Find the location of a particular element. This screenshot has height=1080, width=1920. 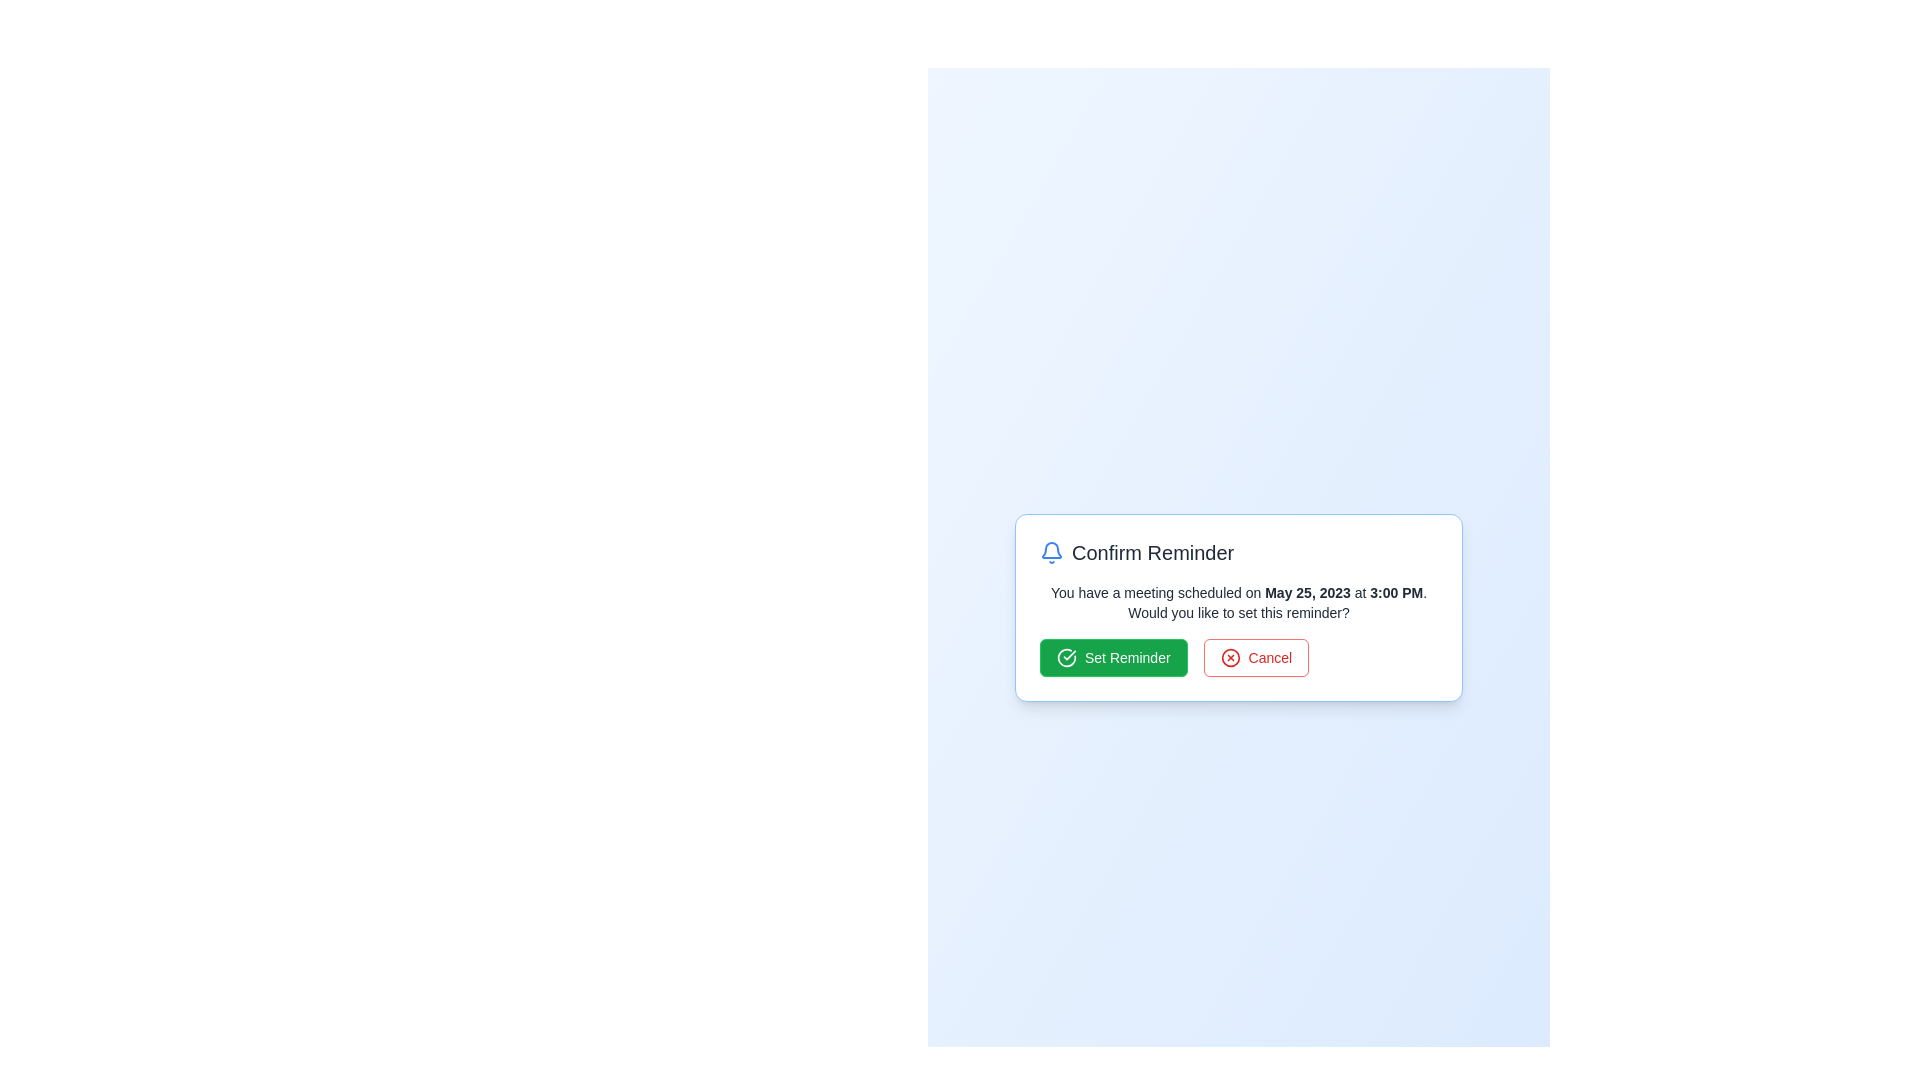

the small red circular icon with an 'X' symbol, which is located to the left of the 'Cancel' button at the bottom-right of the confirmation dialog box is located at coordinates (1229, 658).